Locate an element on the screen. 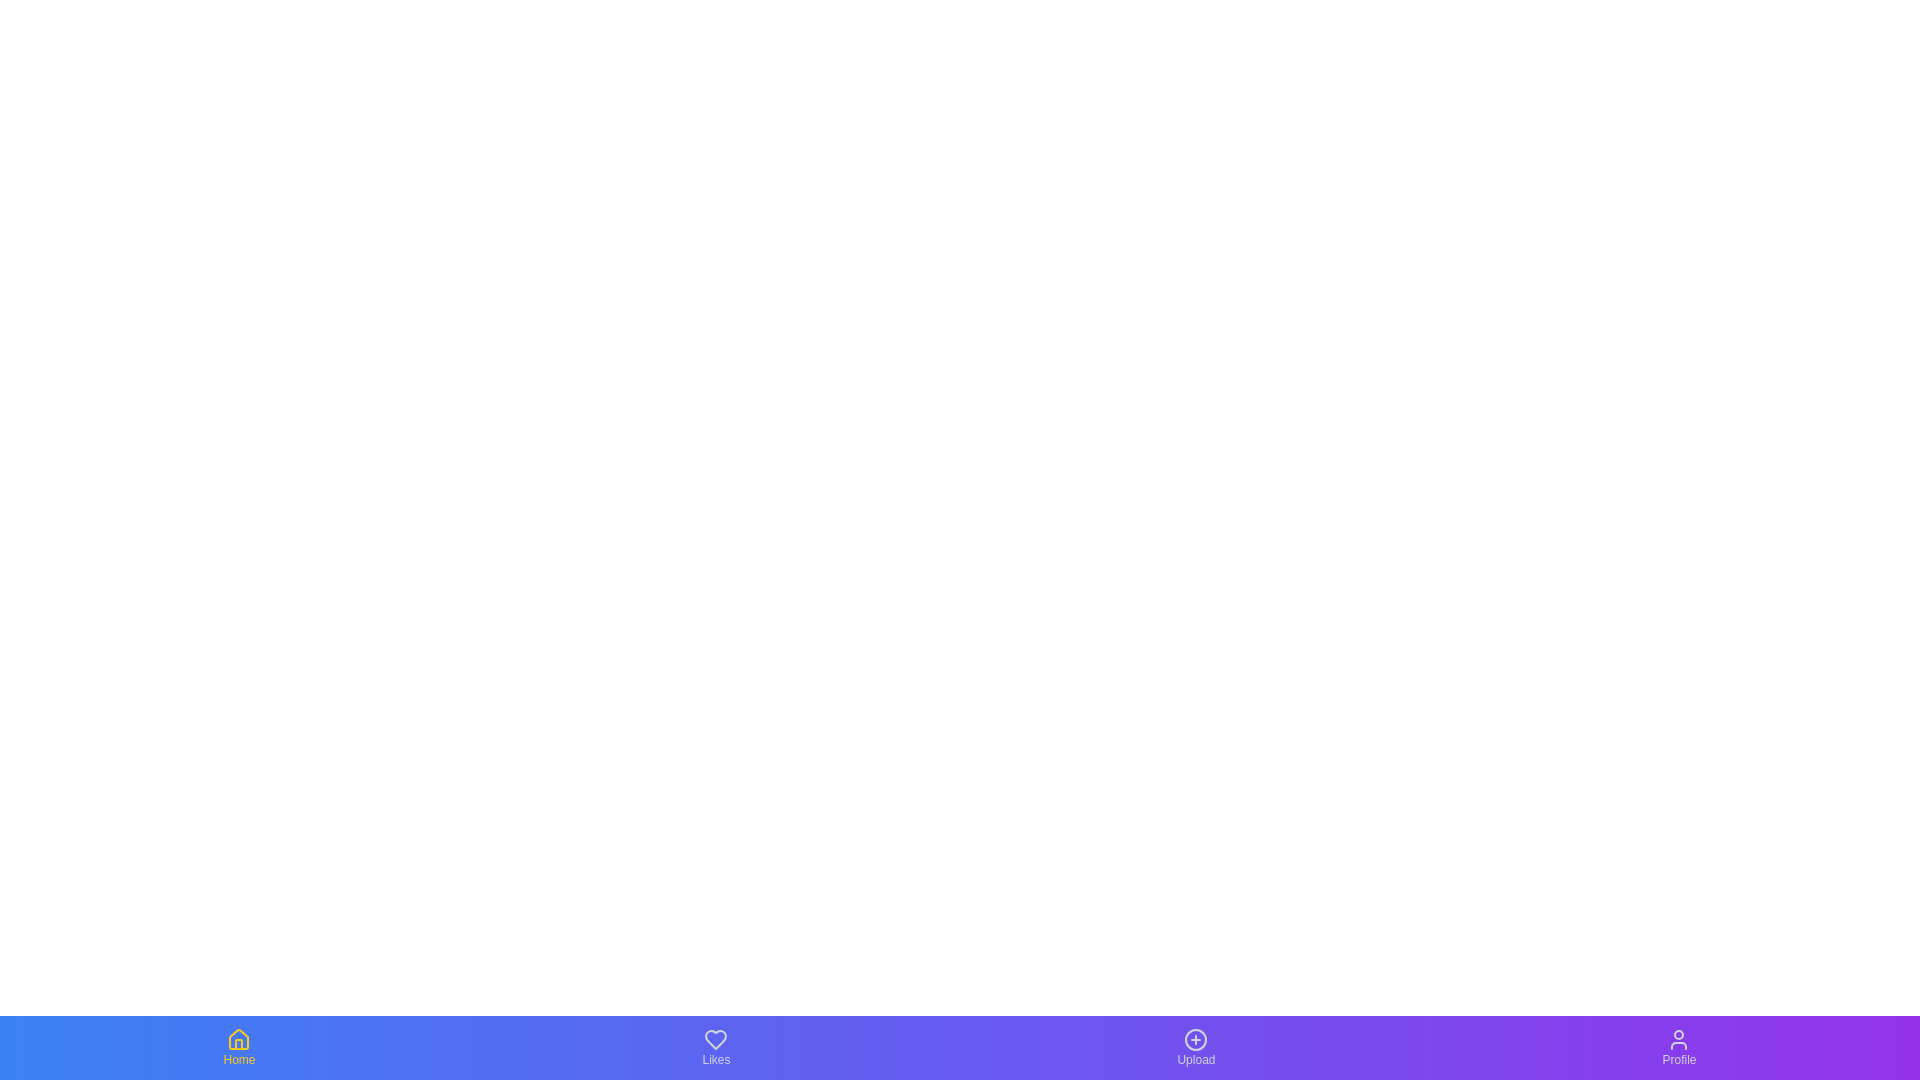 Image resolution: width=1920 pixels, height=1080 pixels. the Home tab by clicking on it is located at coordinates (239, 1047).